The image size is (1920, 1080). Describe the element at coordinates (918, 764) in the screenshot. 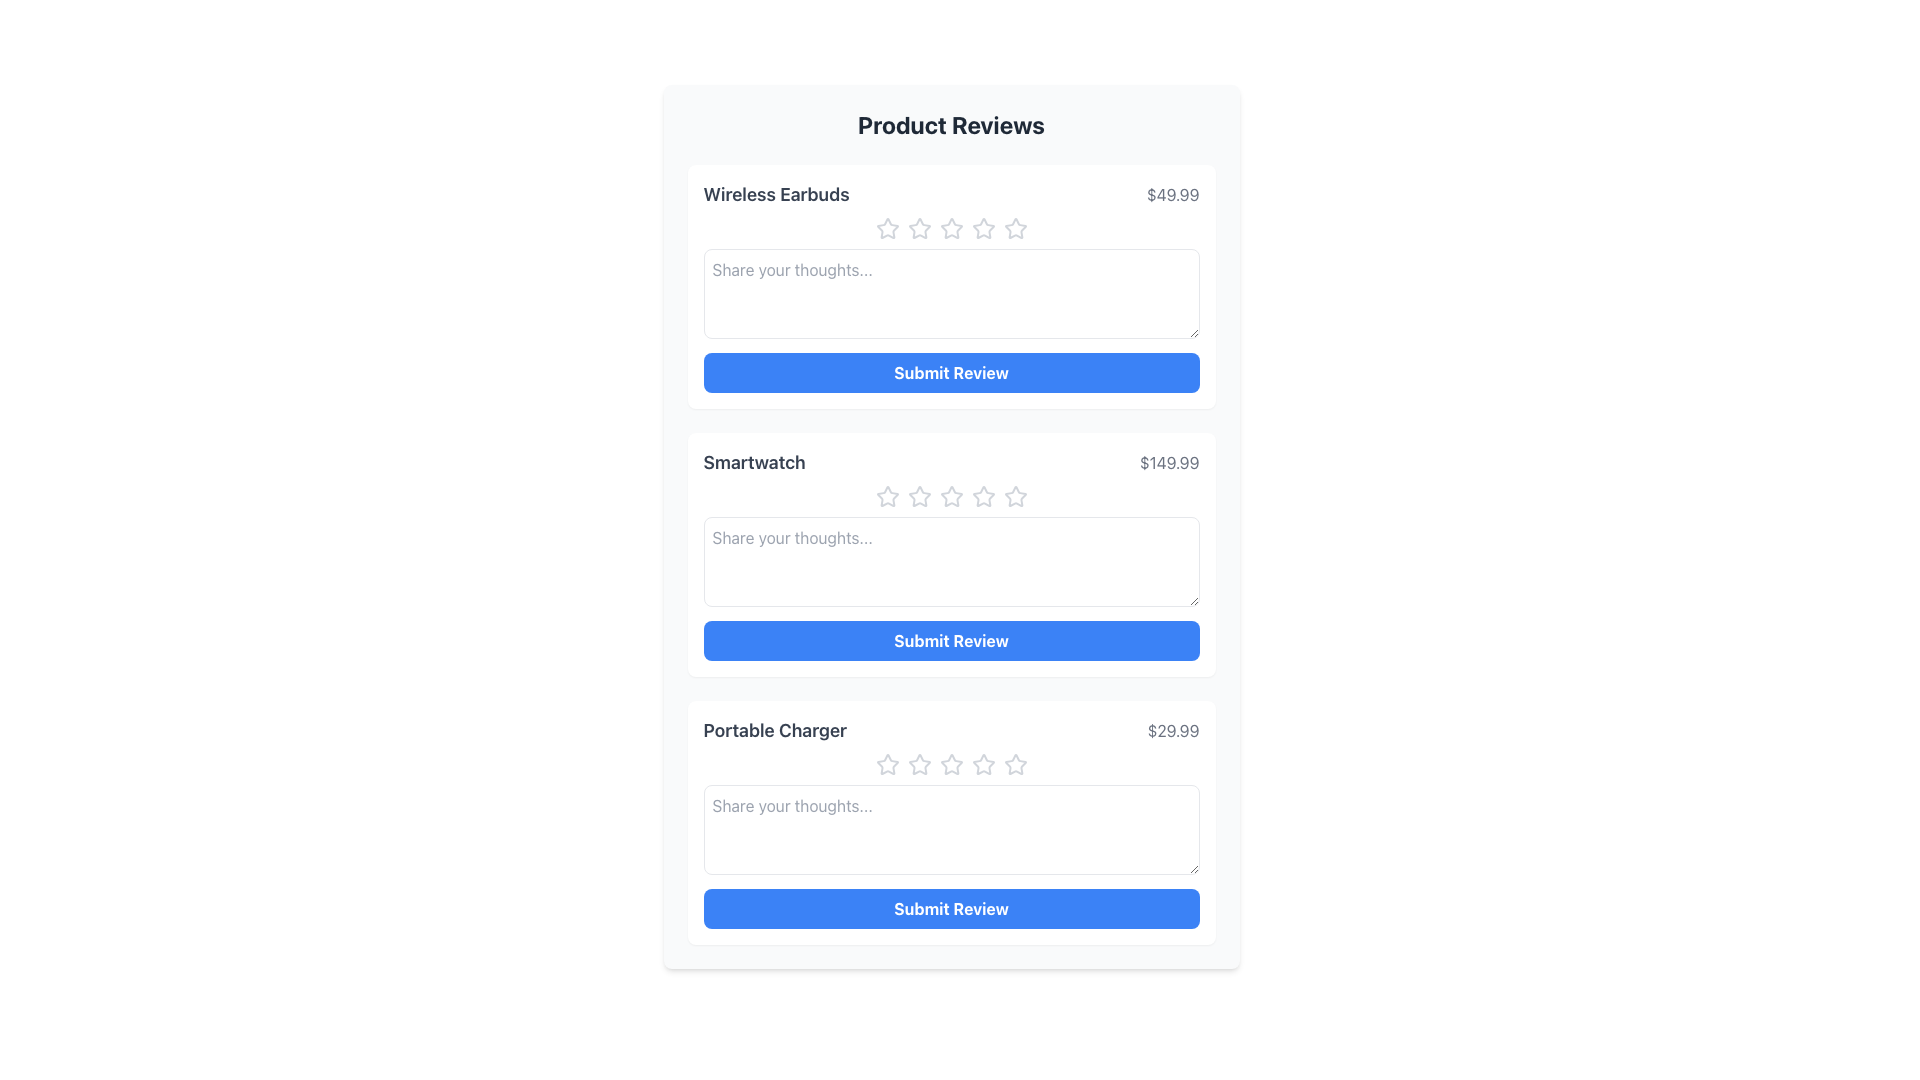

I see `the second star icon from the left in the star rating row under the 'Portable Charger' section` at that location.